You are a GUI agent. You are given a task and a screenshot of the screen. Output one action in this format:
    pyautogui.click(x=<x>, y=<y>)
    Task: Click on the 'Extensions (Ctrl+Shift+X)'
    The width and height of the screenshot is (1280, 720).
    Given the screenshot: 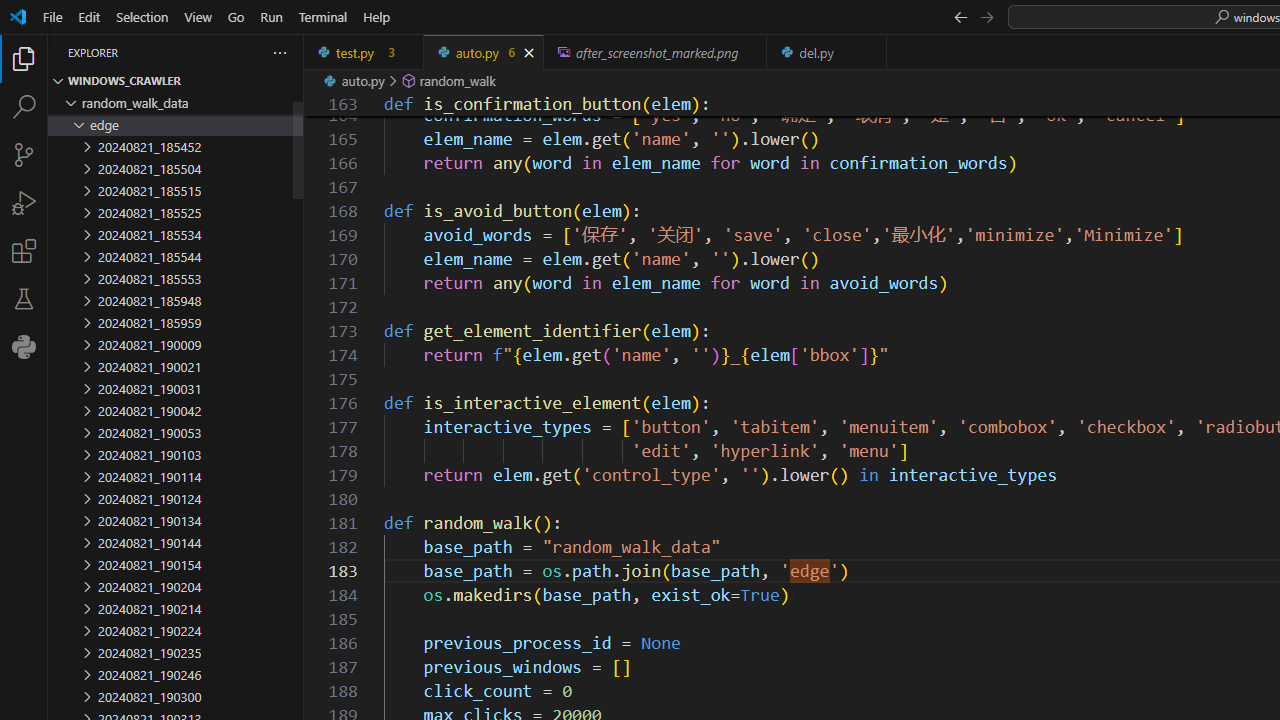 What is the action you would take?
    pyautogui.click(x=24, y=249)
    